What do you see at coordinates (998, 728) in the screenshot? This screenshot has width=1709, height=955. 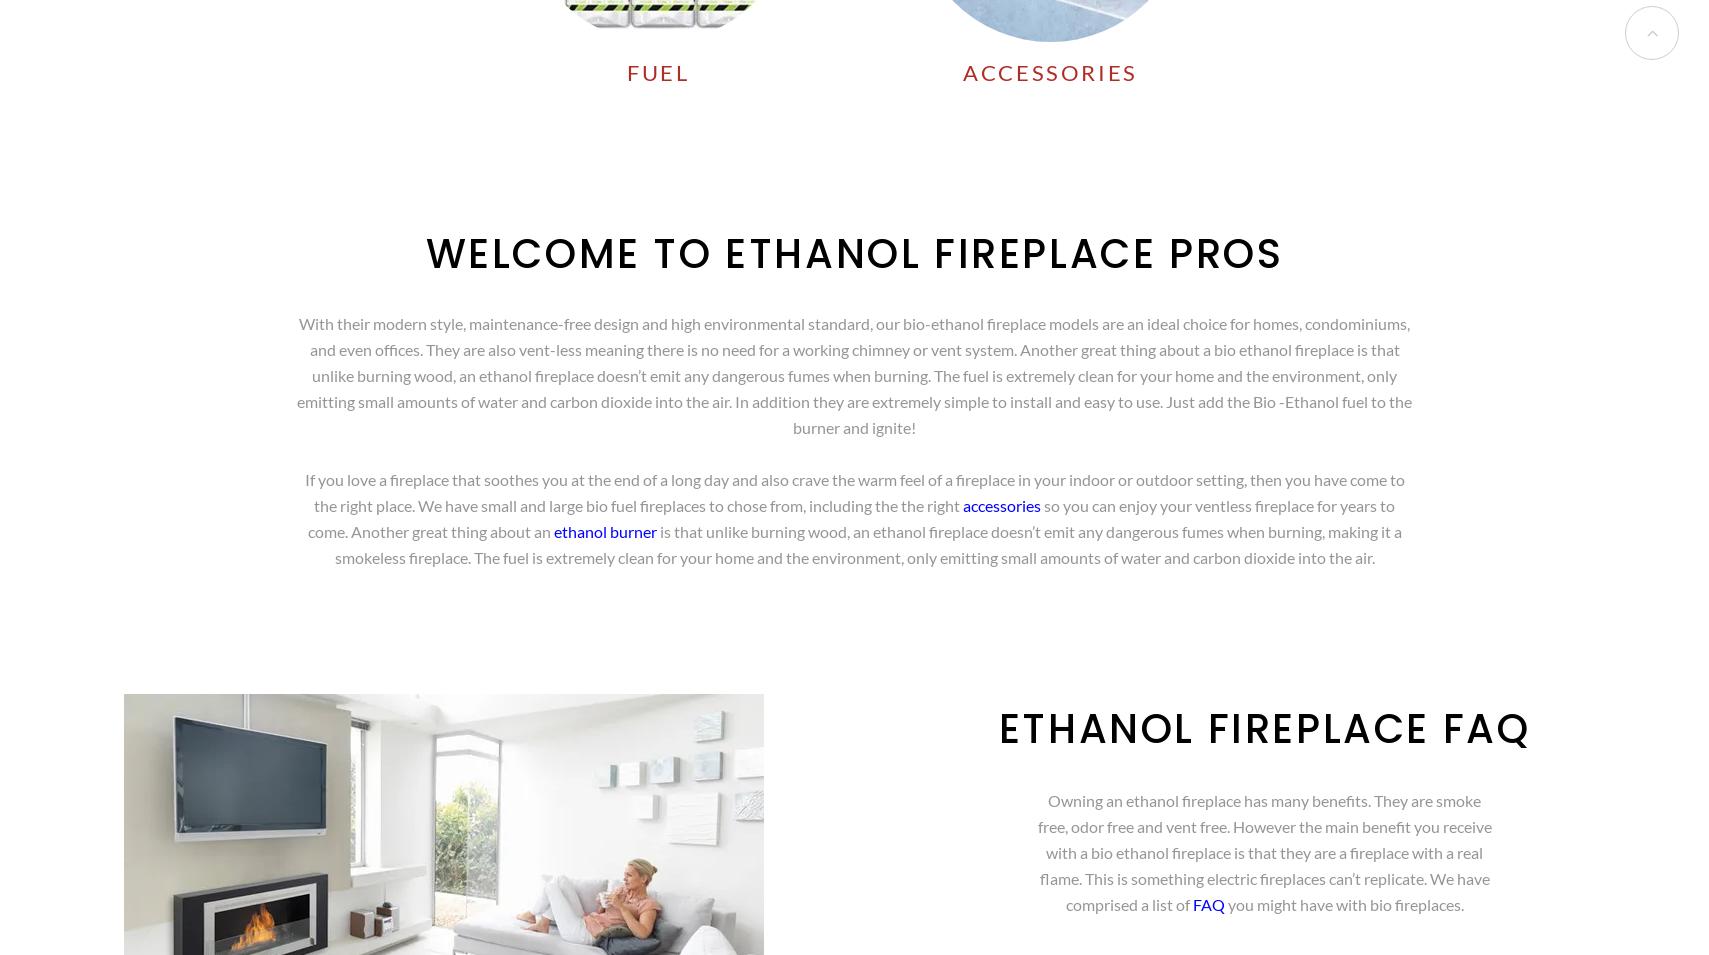 I see `'ETHANOL FIREPLACE FAQ'` at bounding box center [998, 728].